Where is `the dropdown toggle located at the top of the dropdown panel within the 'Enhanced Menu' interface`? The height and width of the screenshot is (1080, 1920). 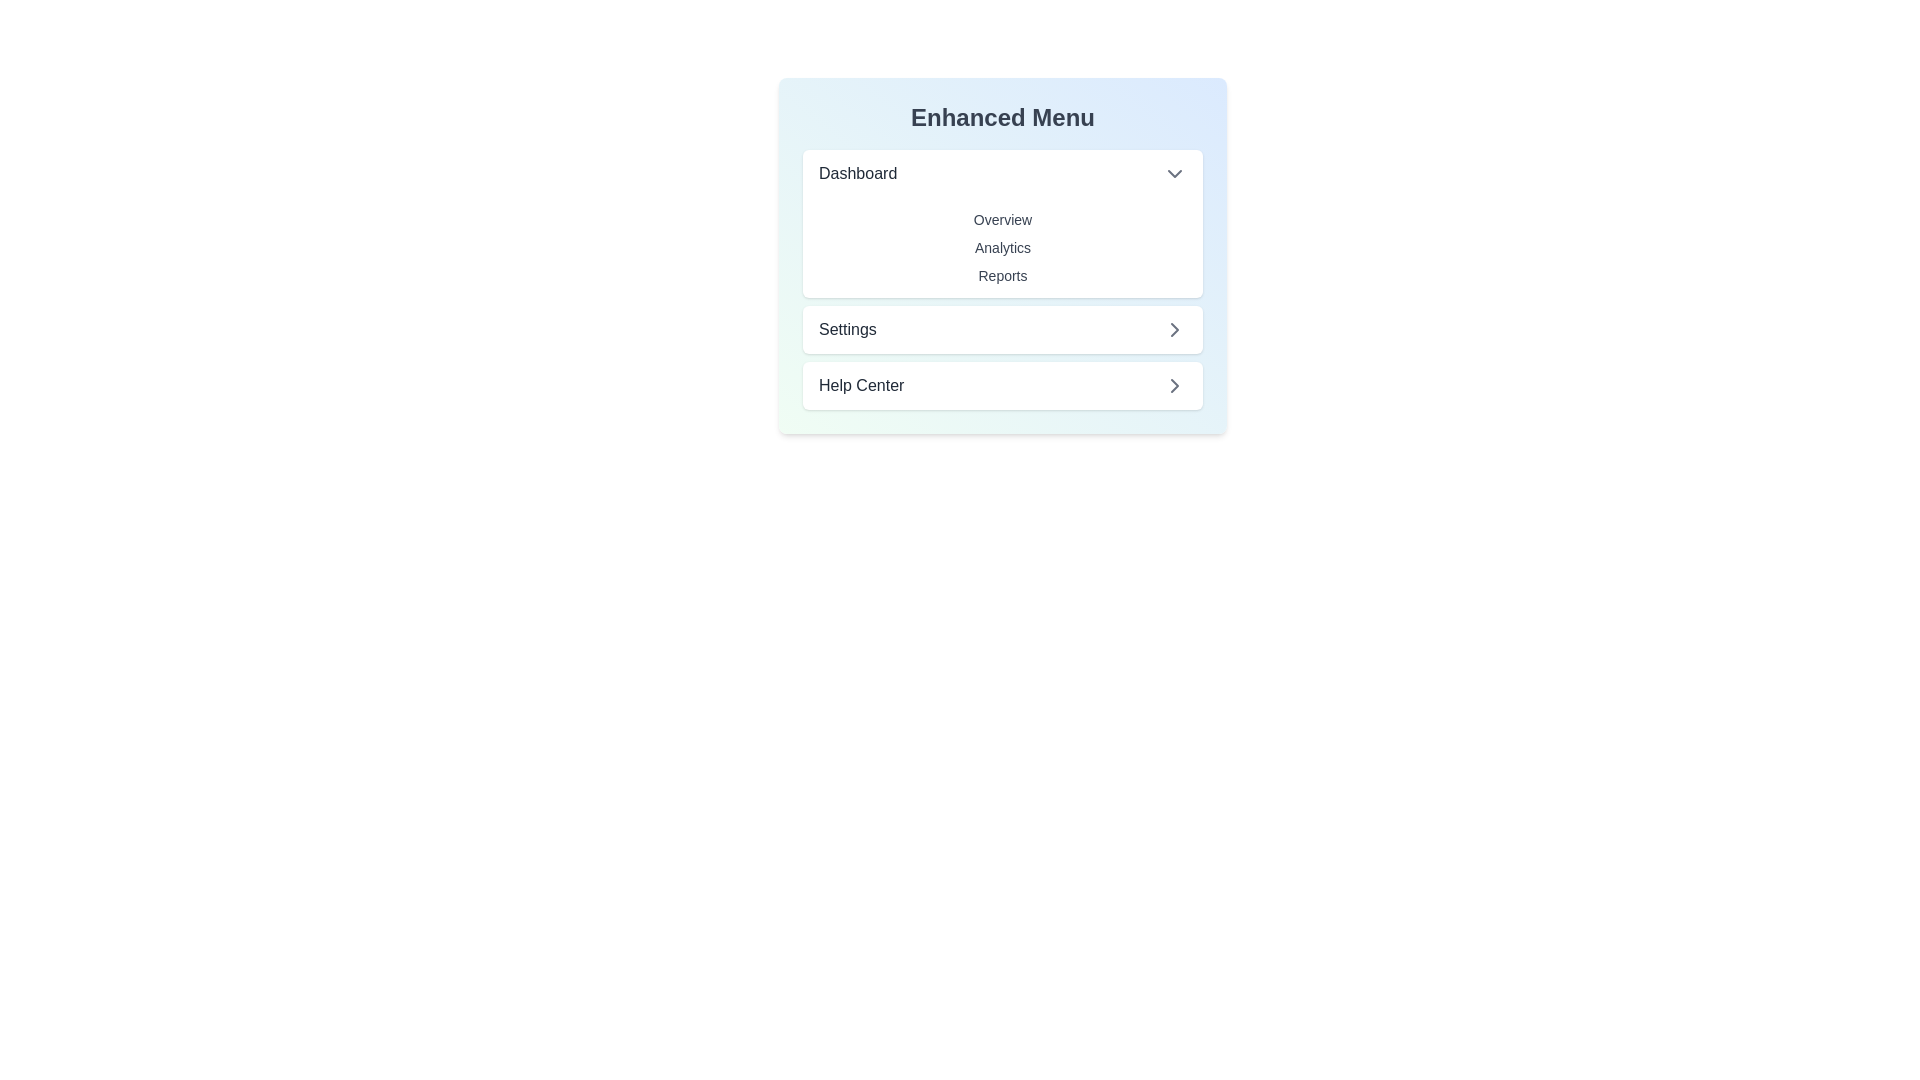
the dropdown toggle located at the top of the dropdown panel within the 'Enhanced Menu' interface is located at coordinates (1003, 172).